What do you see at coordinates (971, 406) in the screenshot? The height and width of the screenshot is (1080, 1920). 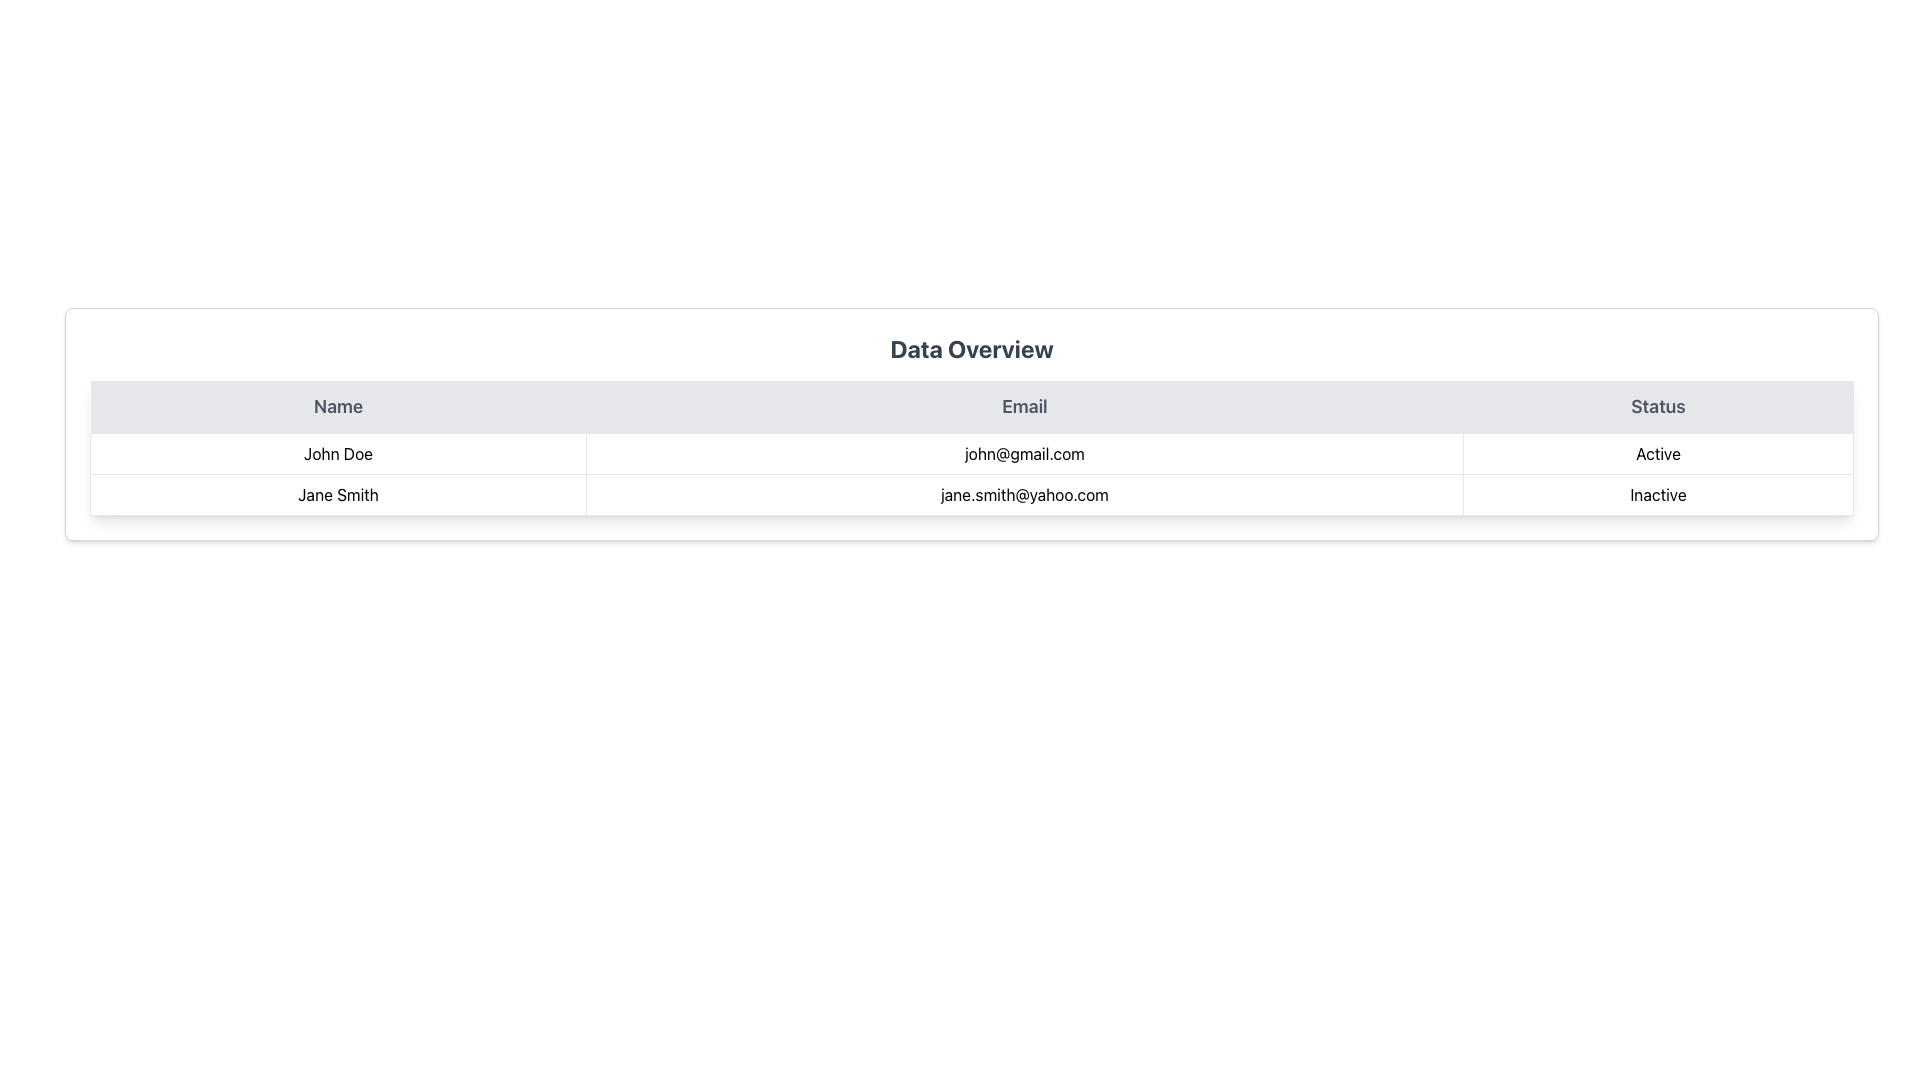 I see `Table Header Row element located at the top of the data table, which features three sections labeled 'Name', 'Email', and 'Status', to understand its structure` at bounding box center [971, 406].